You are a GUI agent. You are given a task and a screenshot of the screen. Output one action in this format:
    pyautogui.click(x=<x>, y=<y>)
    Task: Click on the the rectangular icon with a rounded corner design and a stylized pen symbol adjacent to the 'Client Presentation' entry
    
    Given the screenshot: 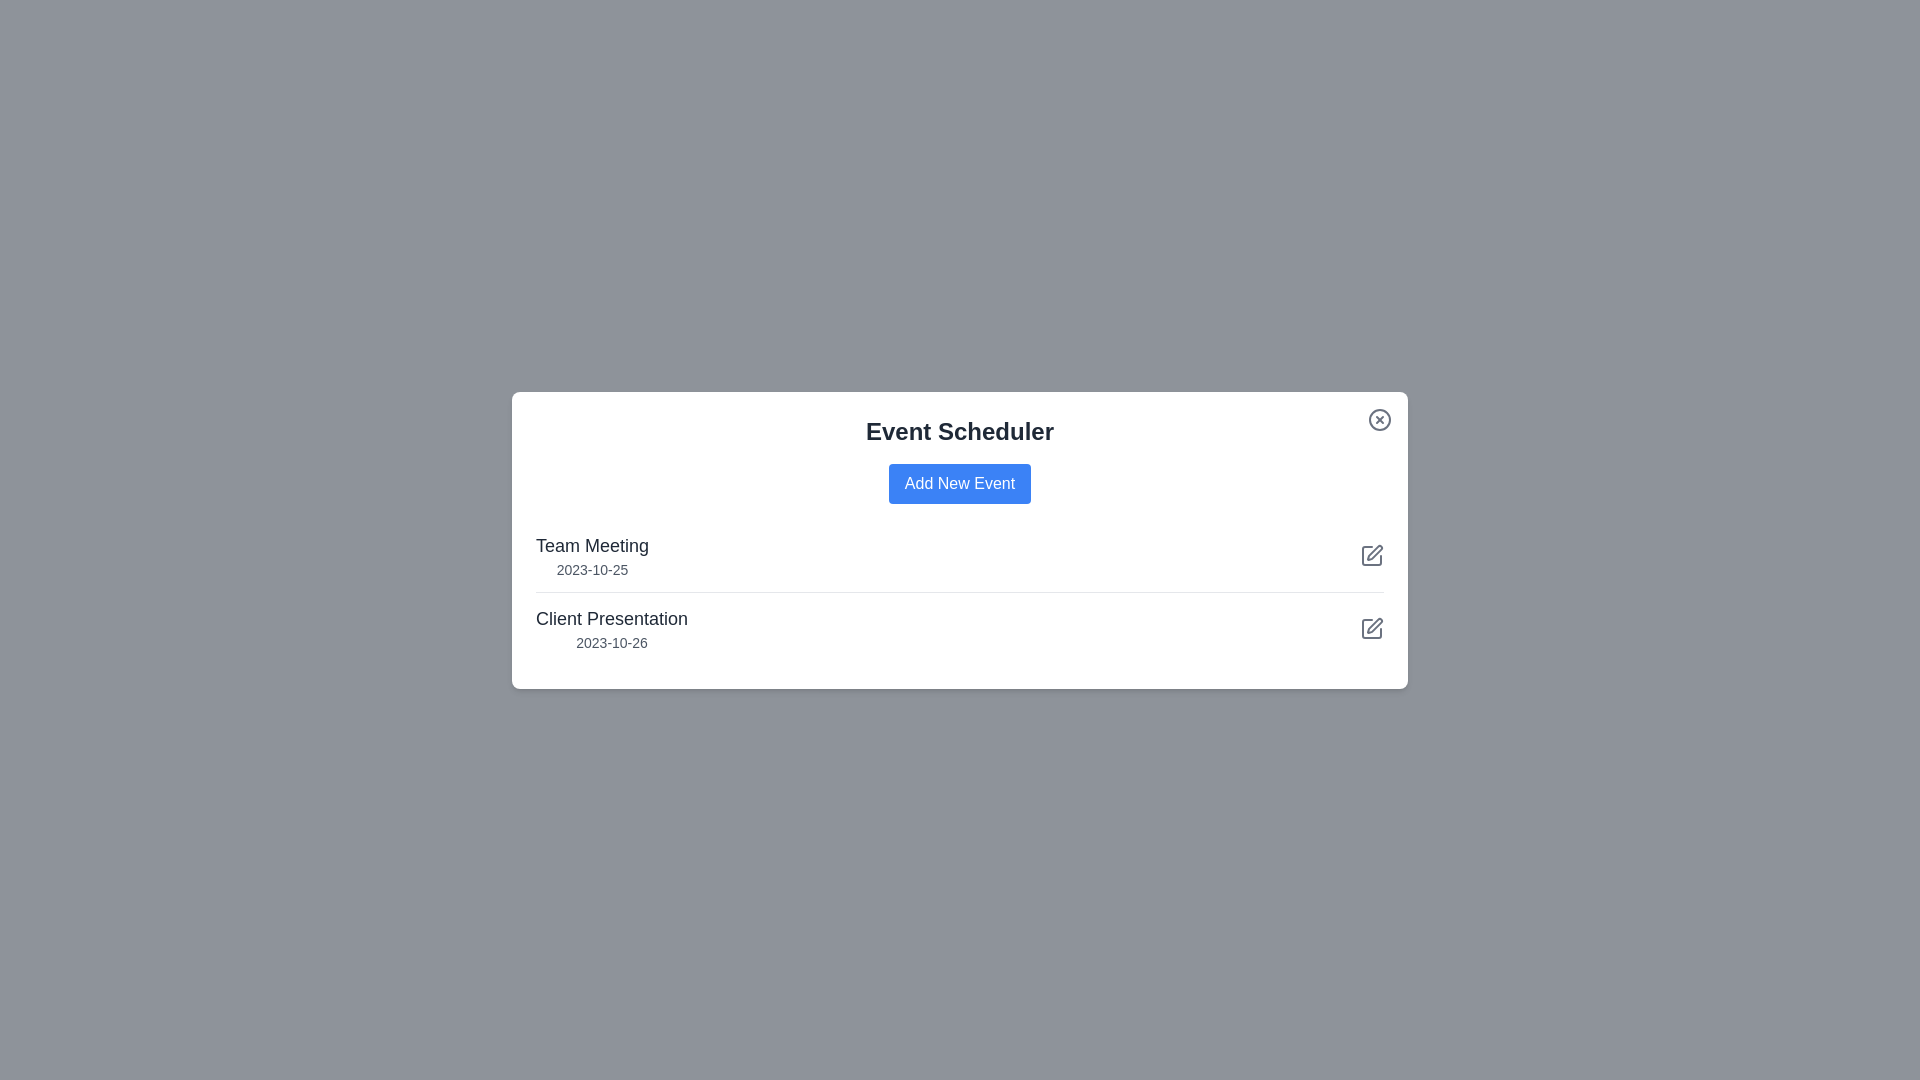 What is the action you would take?
    pyautogui.click(x=1371, y=627)
    